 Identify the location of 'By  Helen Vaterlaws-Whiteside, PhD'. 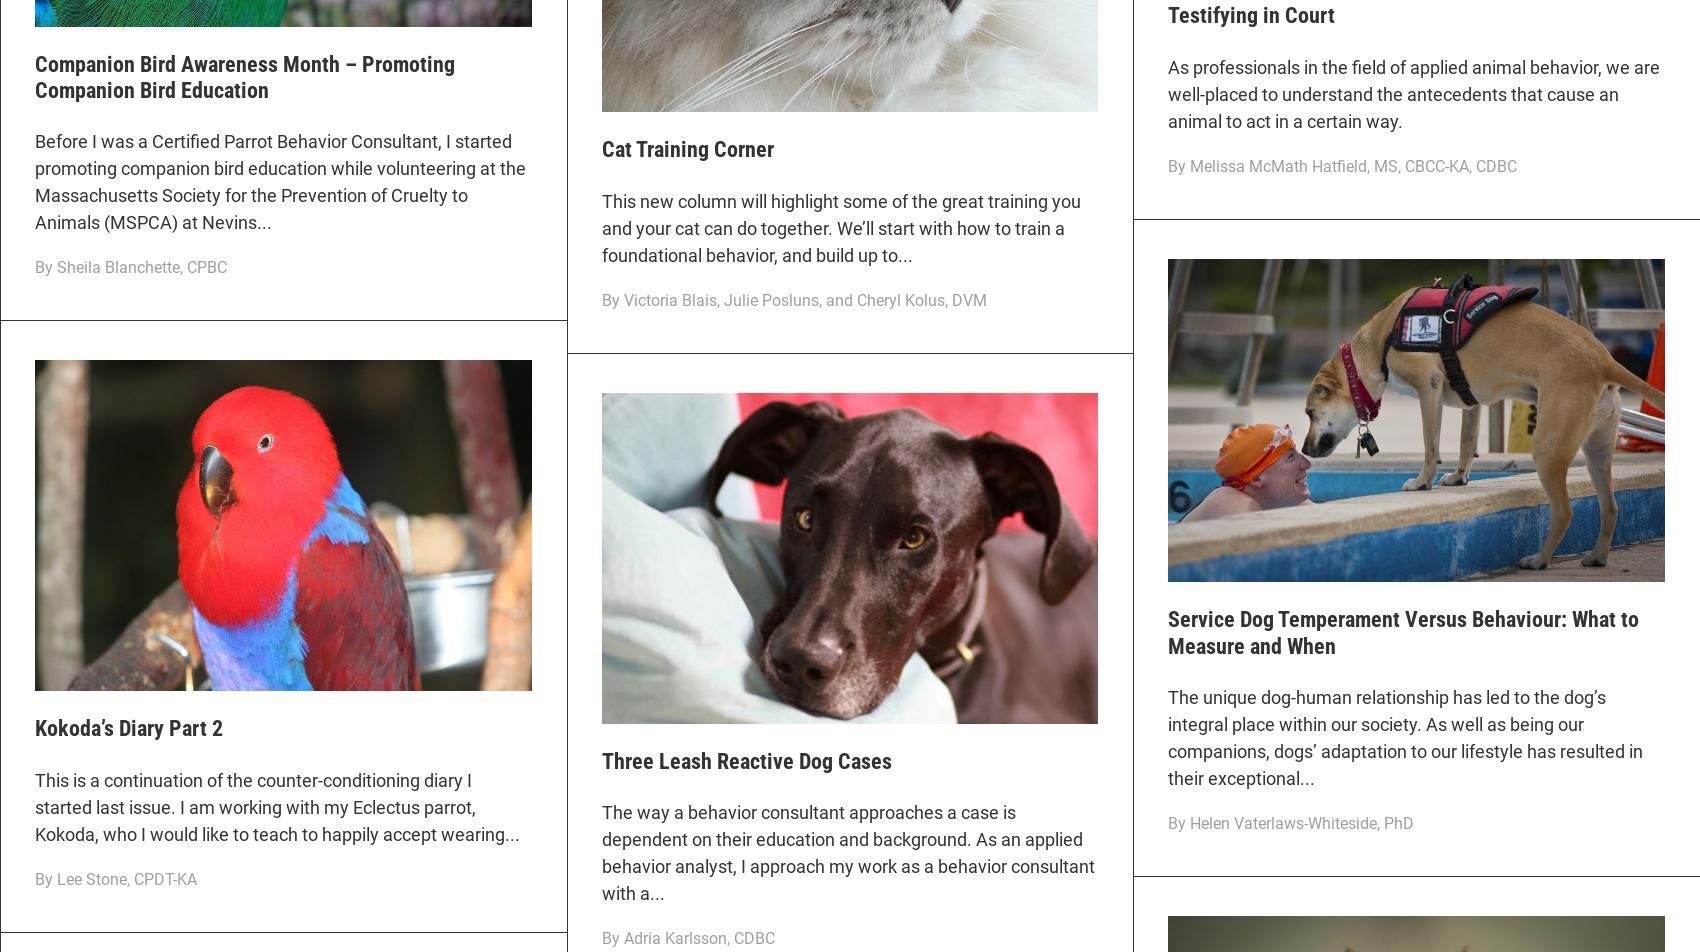
(1290, 823).